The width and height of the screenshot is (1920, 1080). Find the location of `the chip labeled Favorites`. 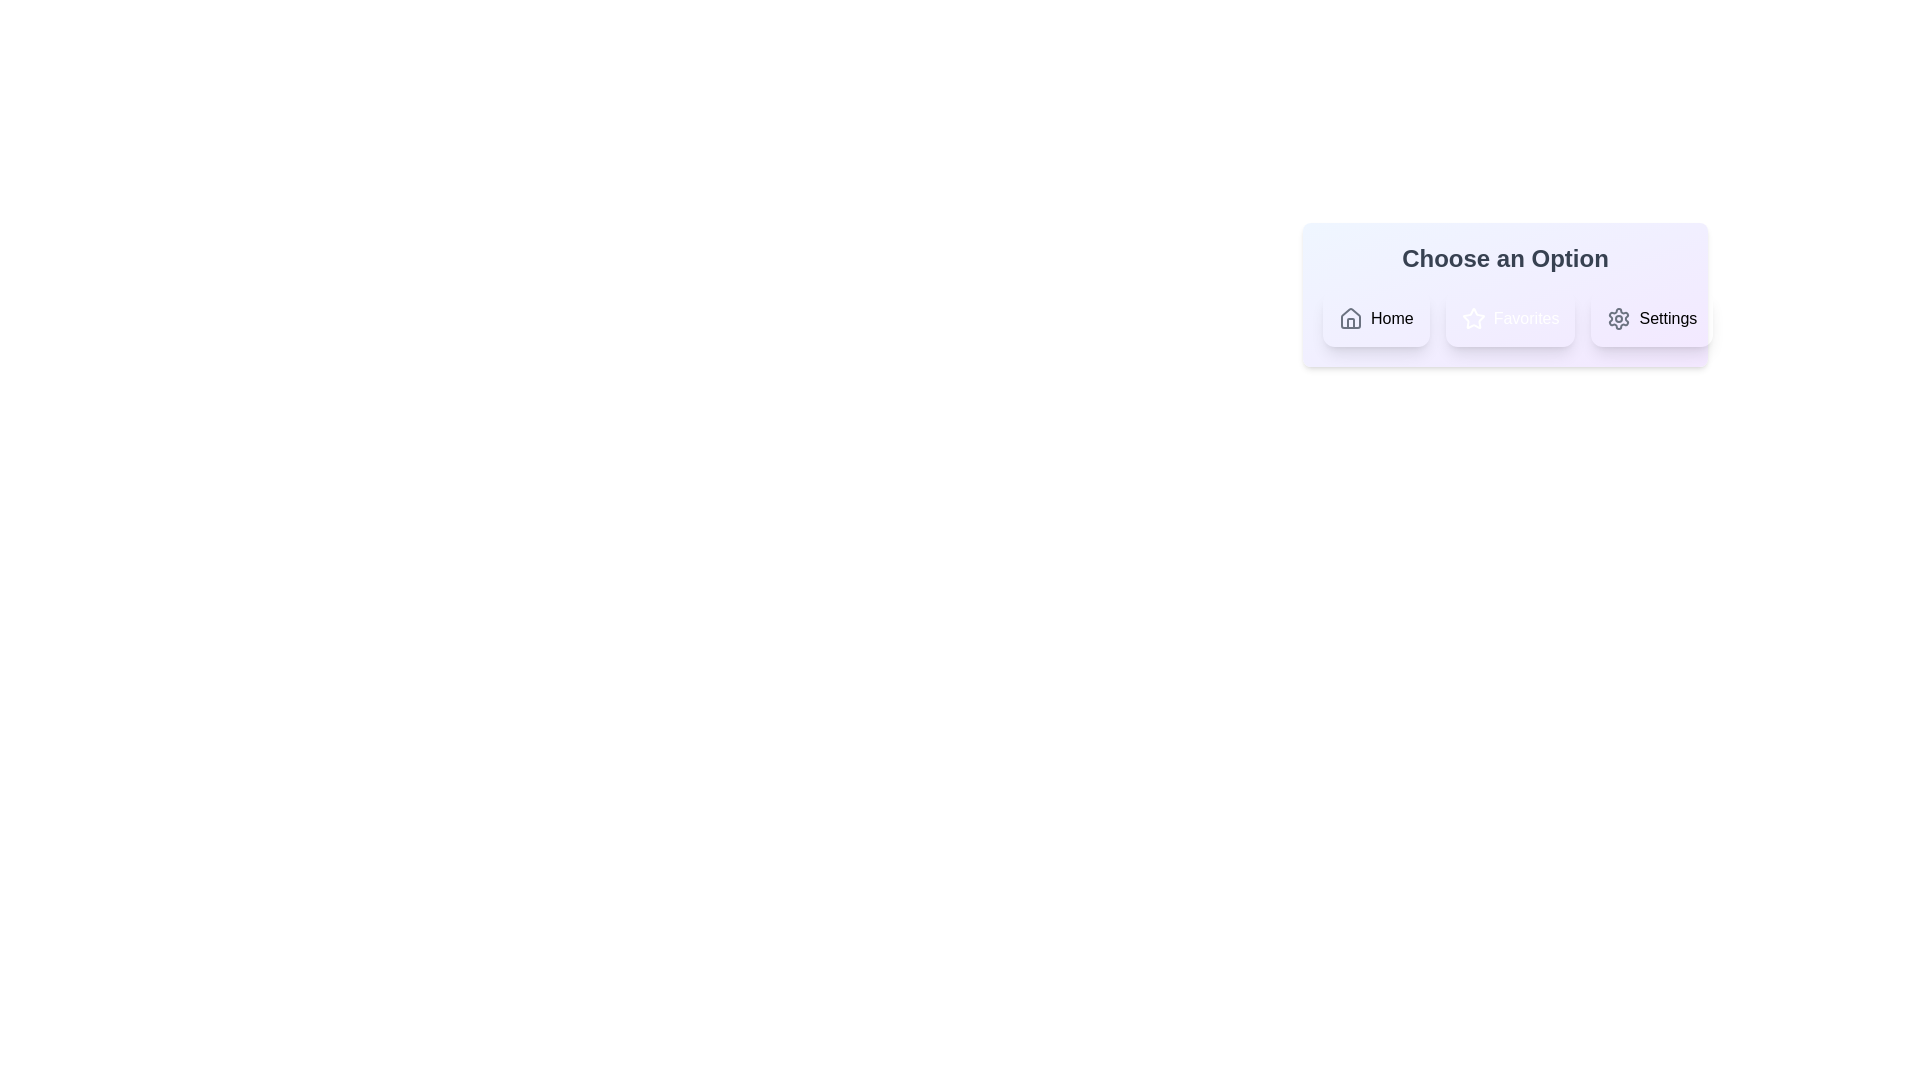

the chip labeled Favorites is located at coordinates (1510, 318).